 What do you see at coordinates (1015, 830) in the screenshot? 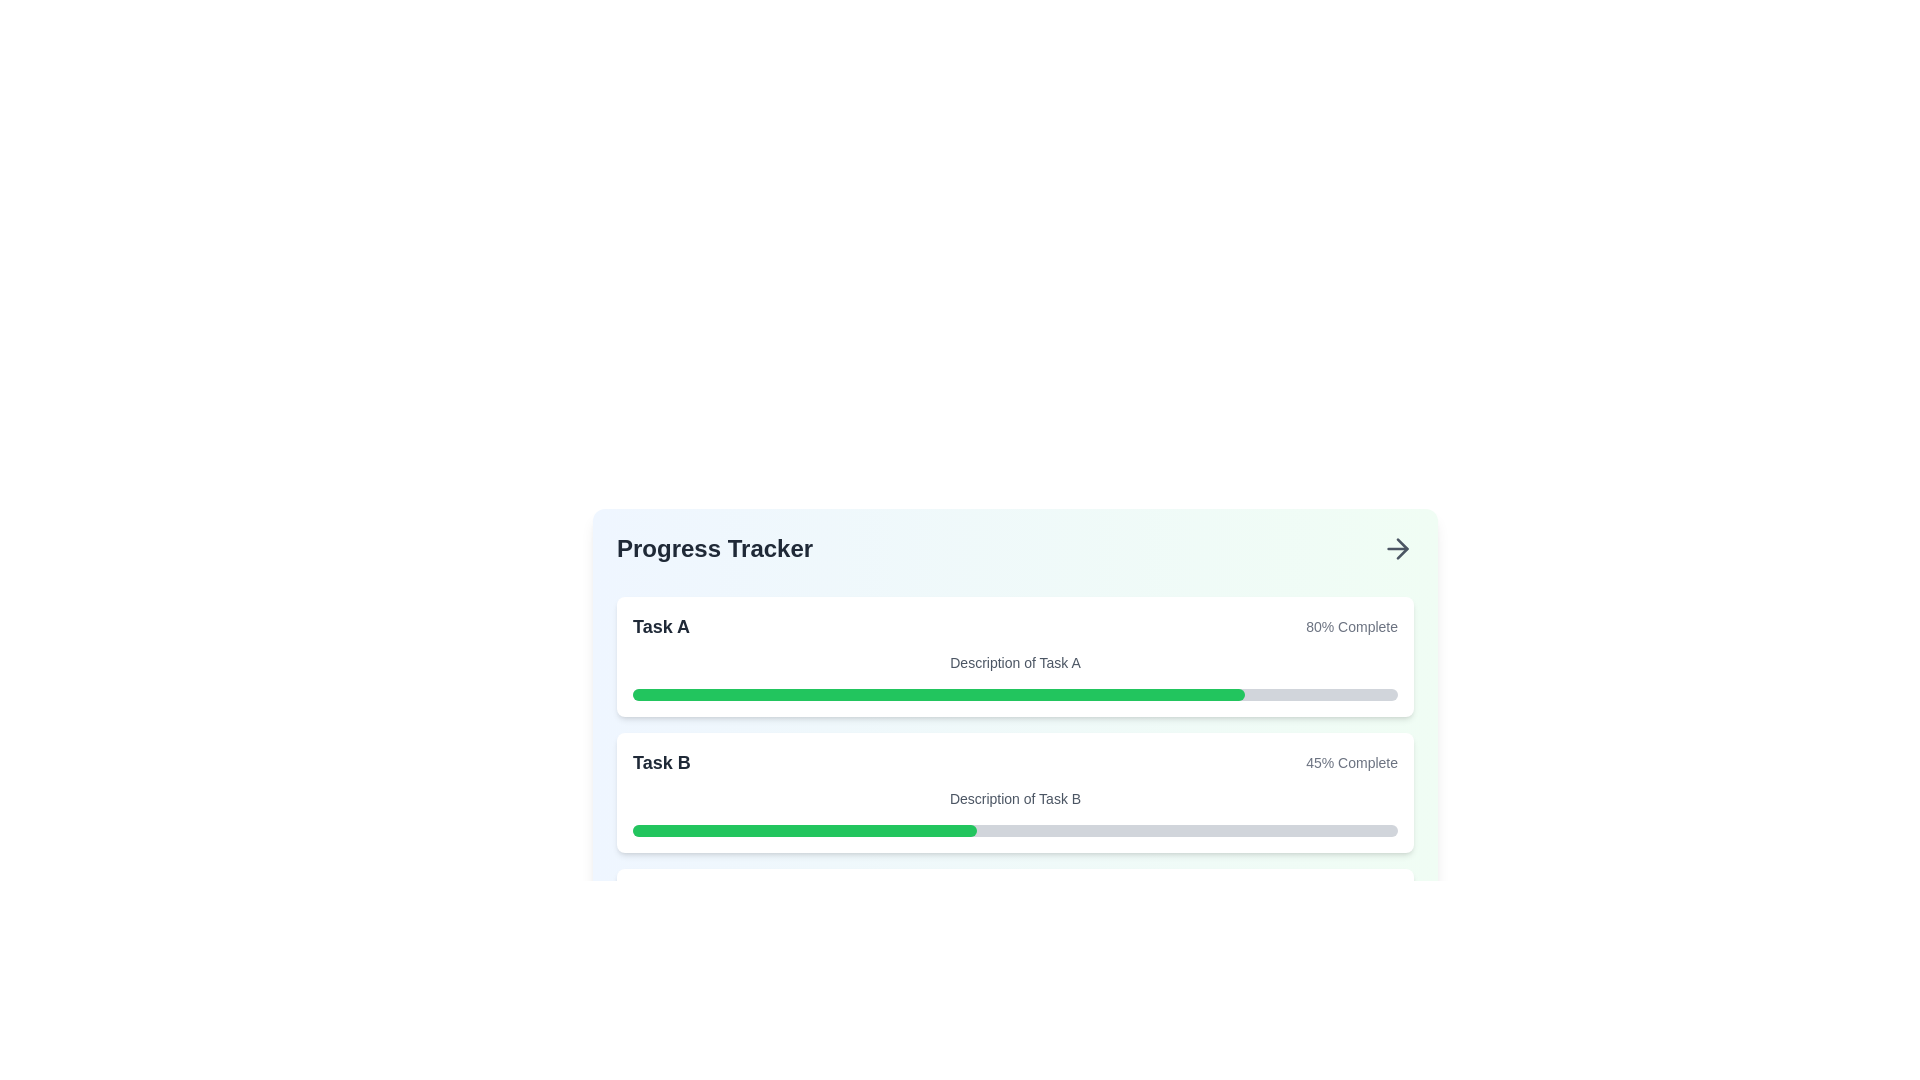
I see `the progress bar located in the 'Task B' area, which visually represents task completion with a green and gray portion, situated below 'Description of Task B'` at bounding box center [1015, 830].